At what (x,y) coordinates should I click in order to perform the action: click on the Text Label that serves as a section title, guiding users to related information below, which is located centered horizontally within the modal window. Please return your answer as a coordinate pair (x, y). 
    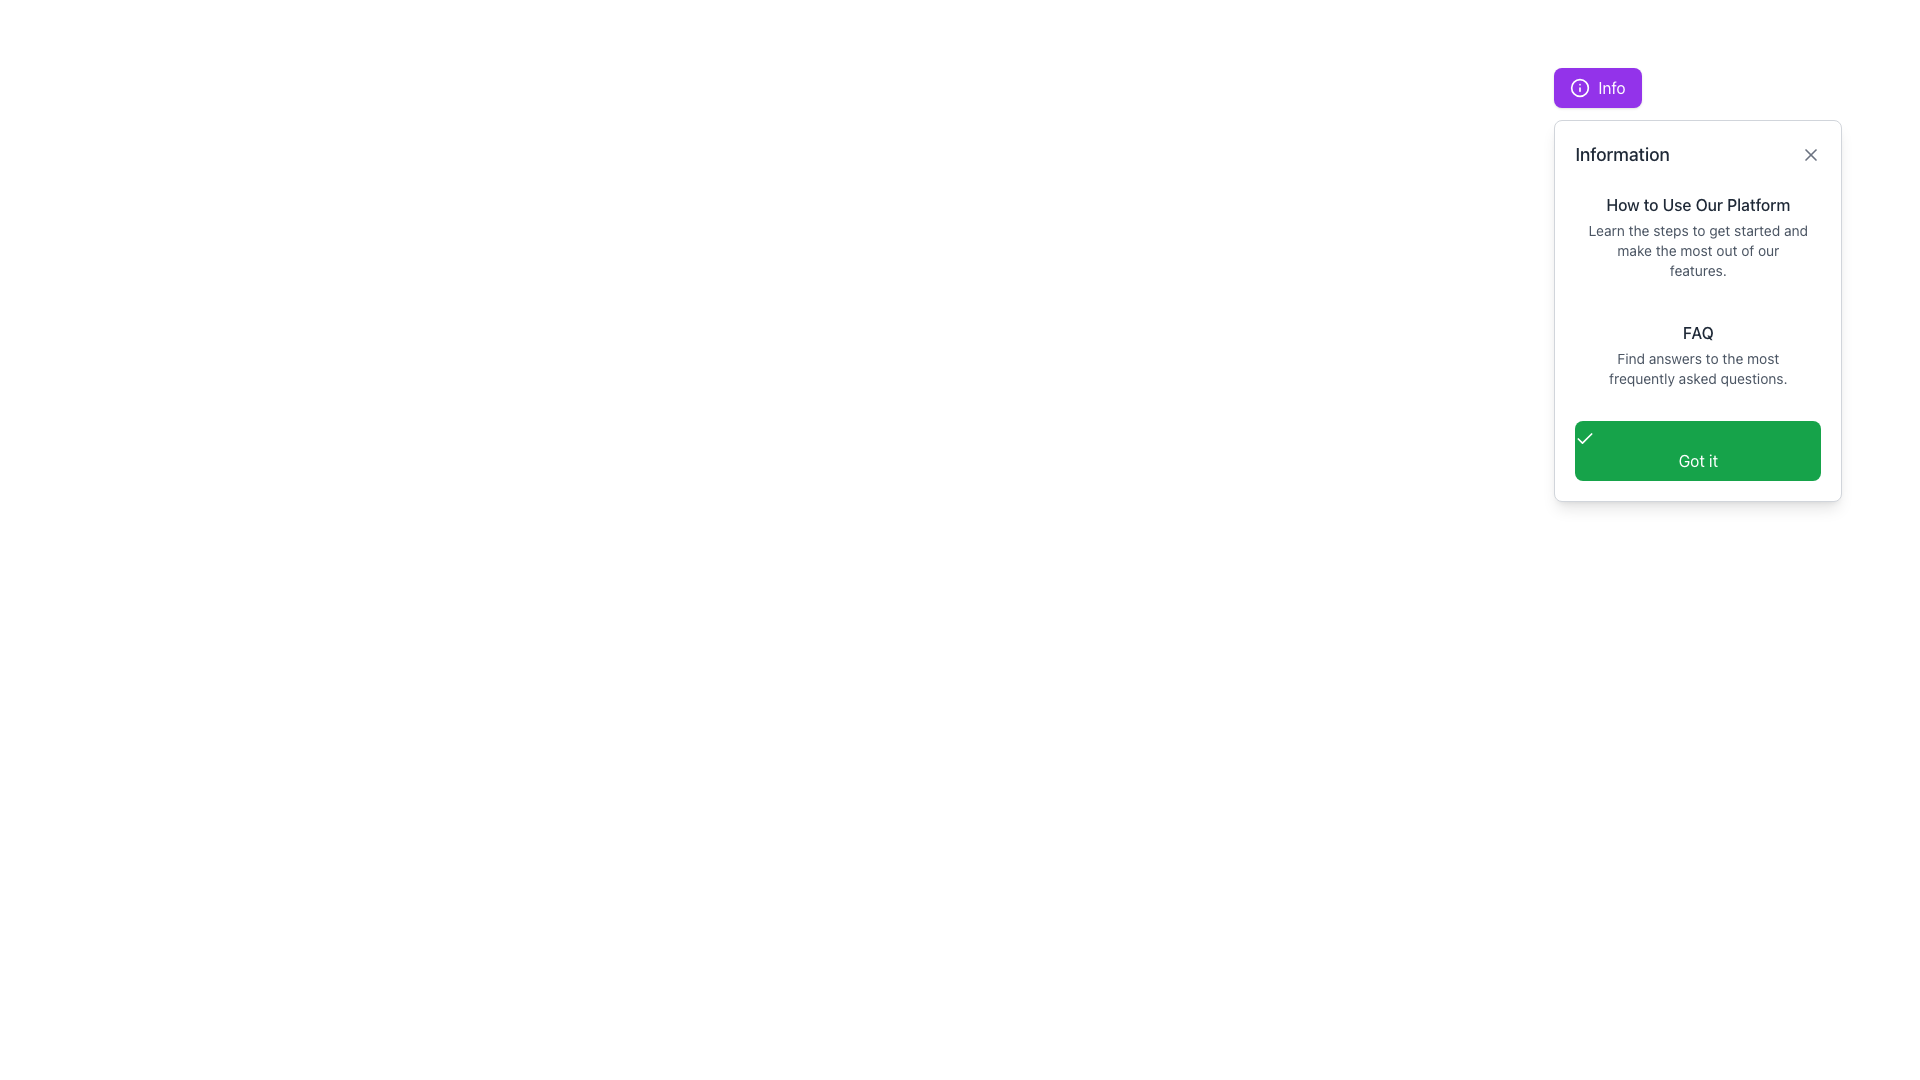
    Looking at the image, I should click on (1697, 331).